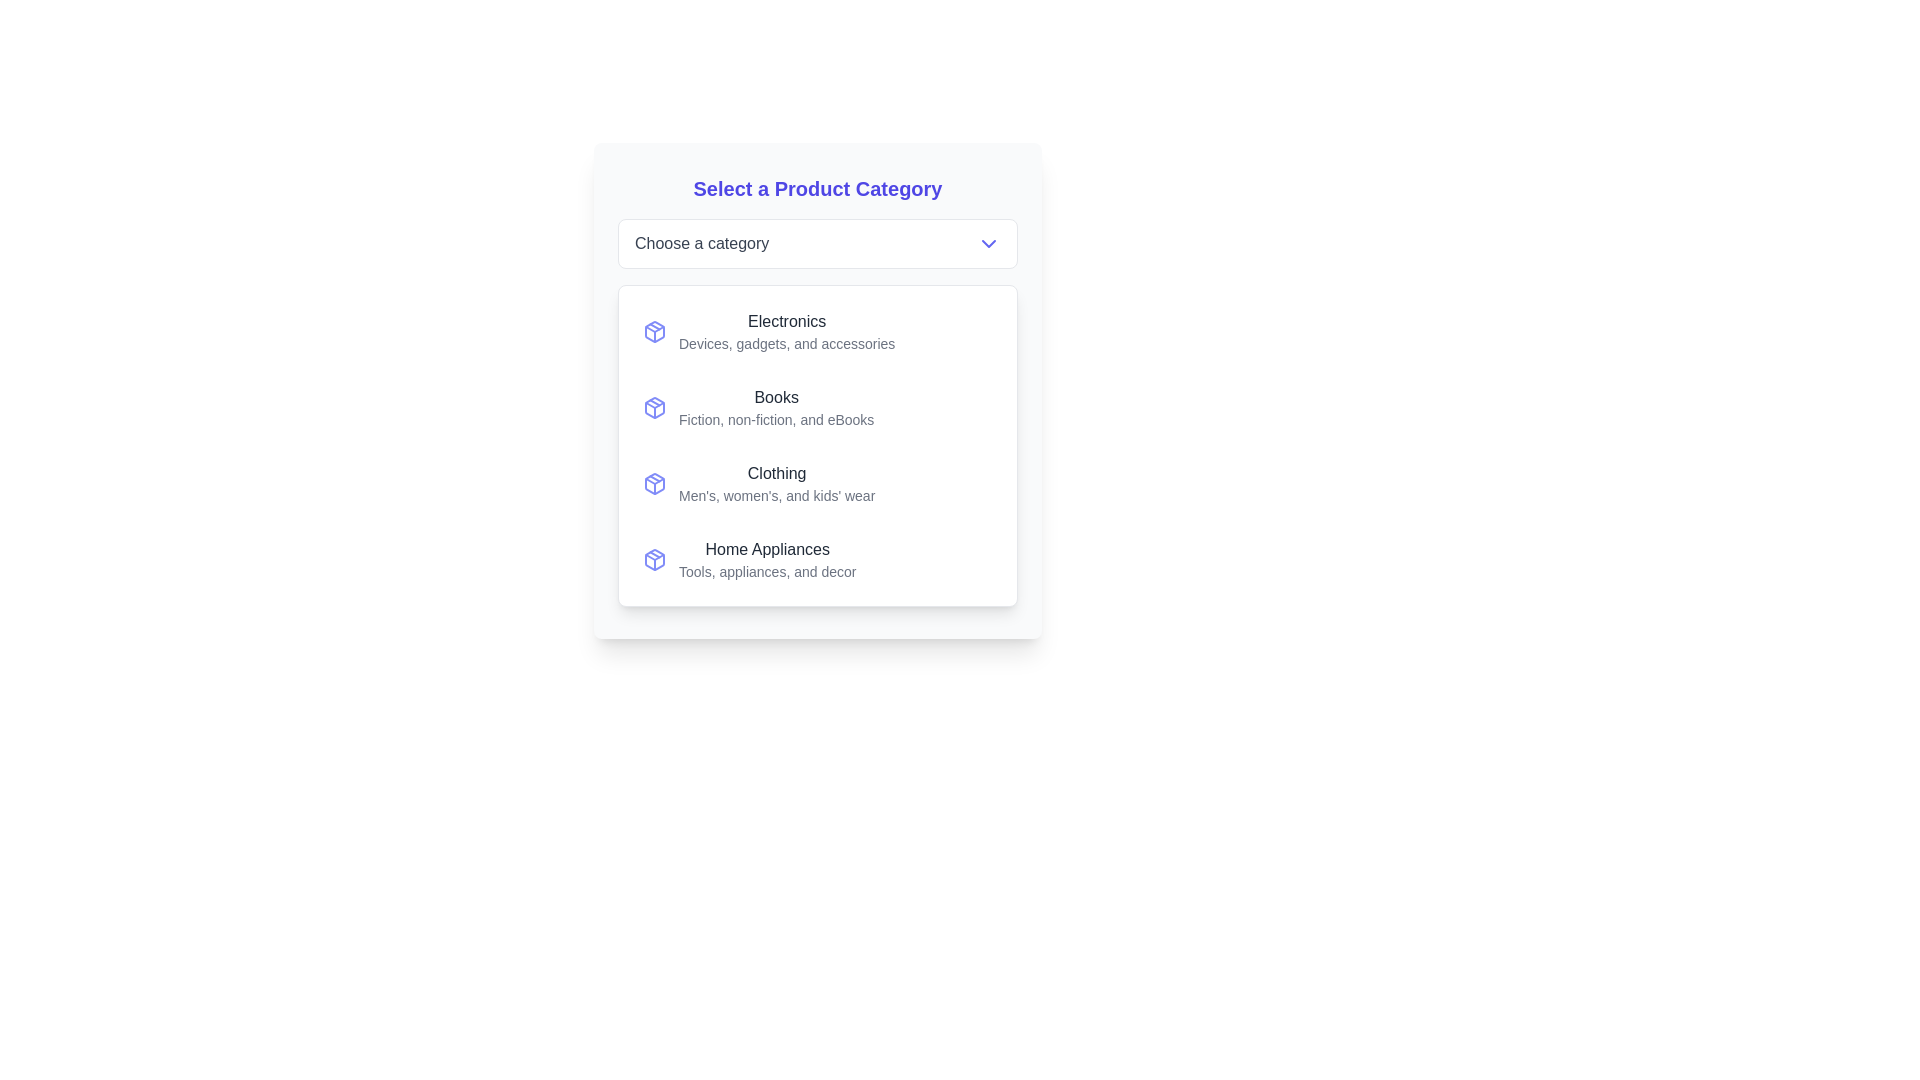 The width and height of the screenshot is (1920, 1080). What do you see at coordinates (776, 495) in the screenshot?
I see `the descriptive text below the 'Clothing' label, which provides context for the types of items available in this category` at bounding box center [776, 495].